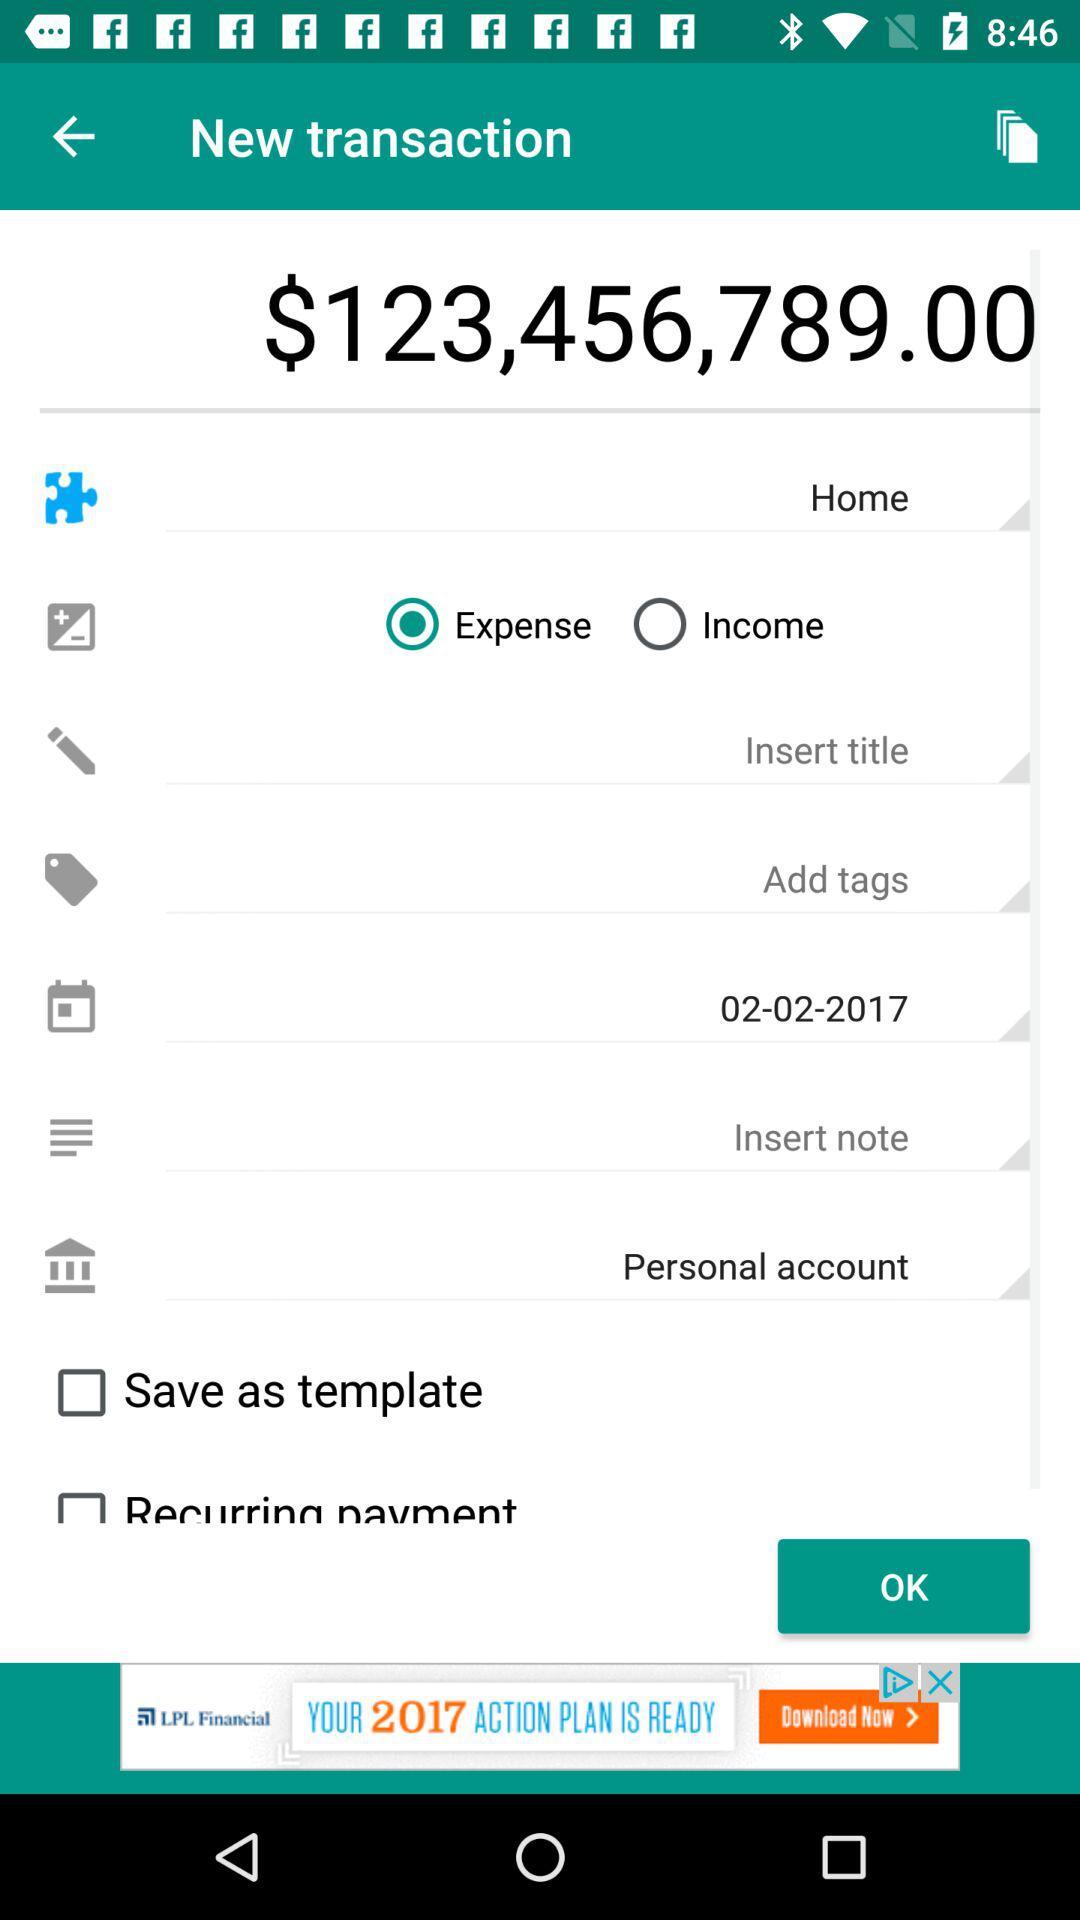 The image size is (1080, 1920). I want to click on insert, so click(70, 1137).